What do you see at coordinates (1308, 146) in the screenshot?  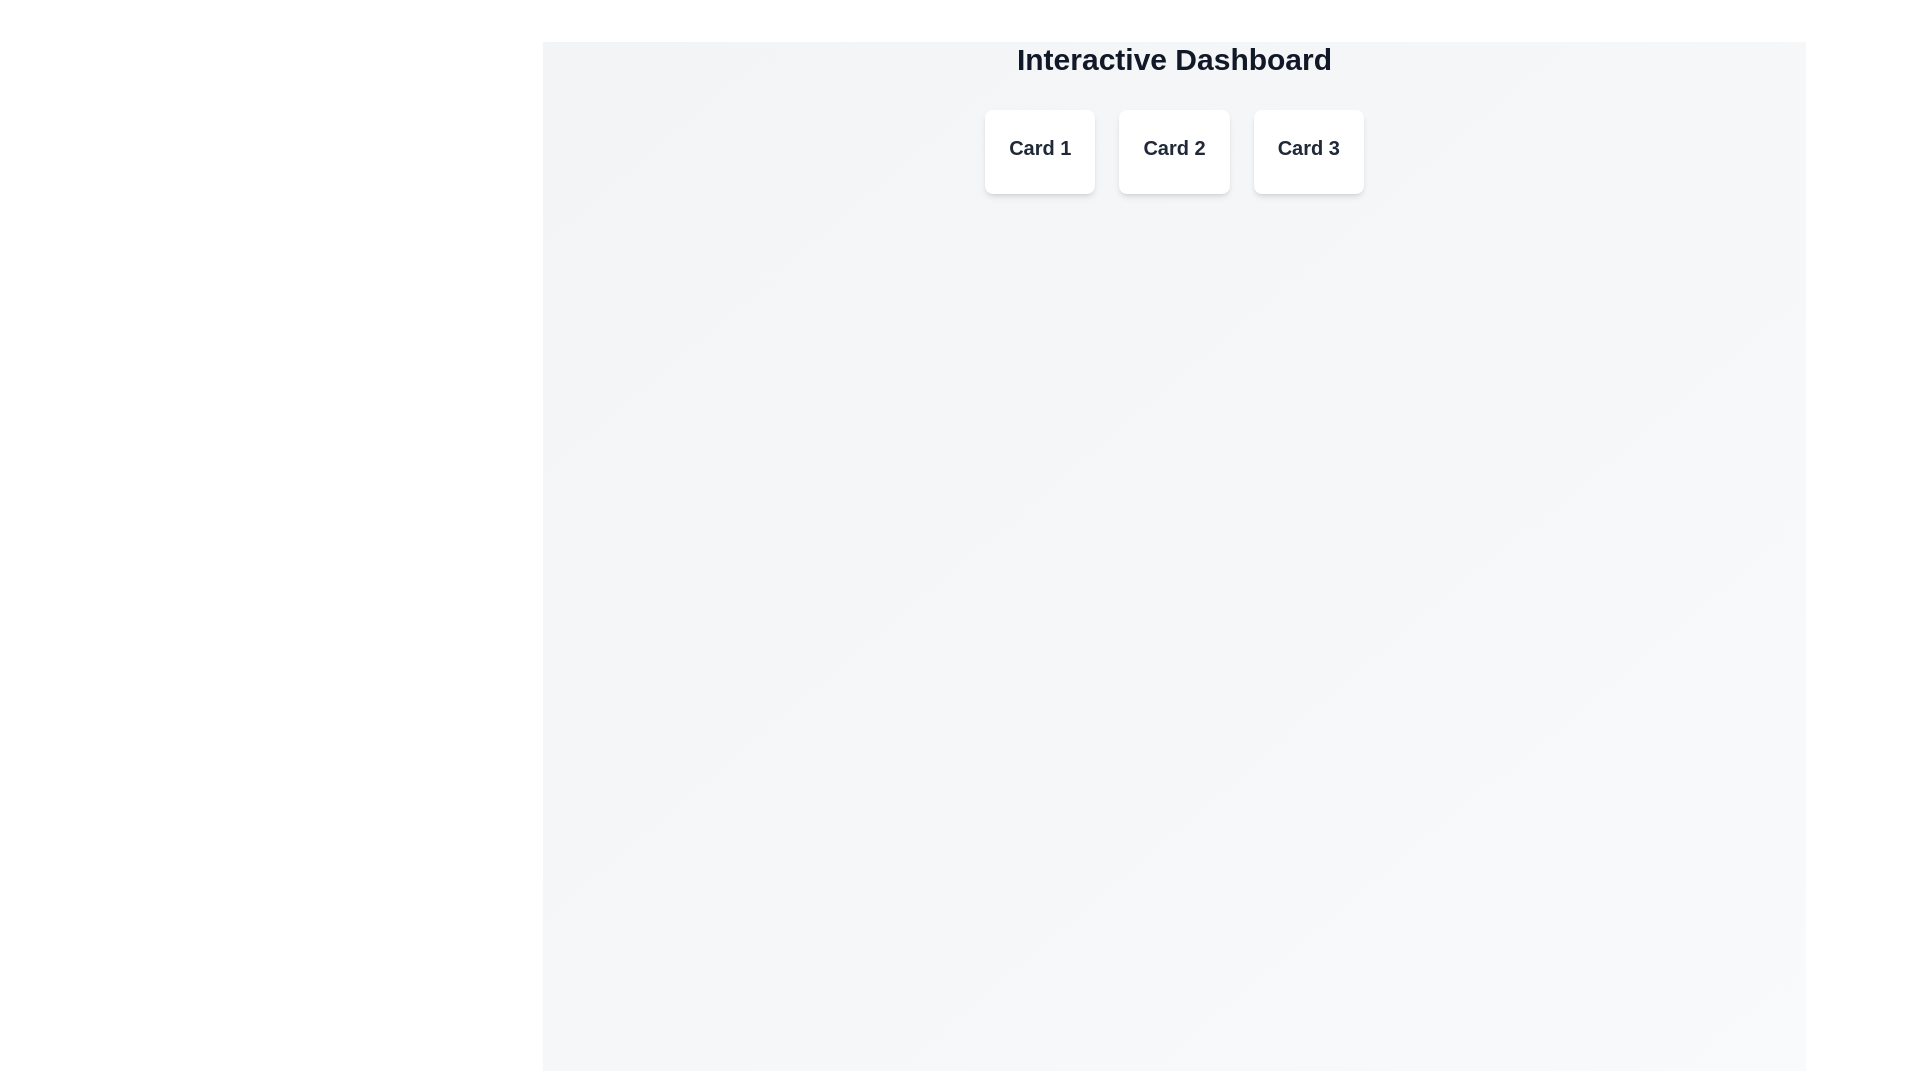 I see `the title text of the third card in the Interactive Dashboard, which serves to identify its content or purpose` at bounding box center [1308, 146].